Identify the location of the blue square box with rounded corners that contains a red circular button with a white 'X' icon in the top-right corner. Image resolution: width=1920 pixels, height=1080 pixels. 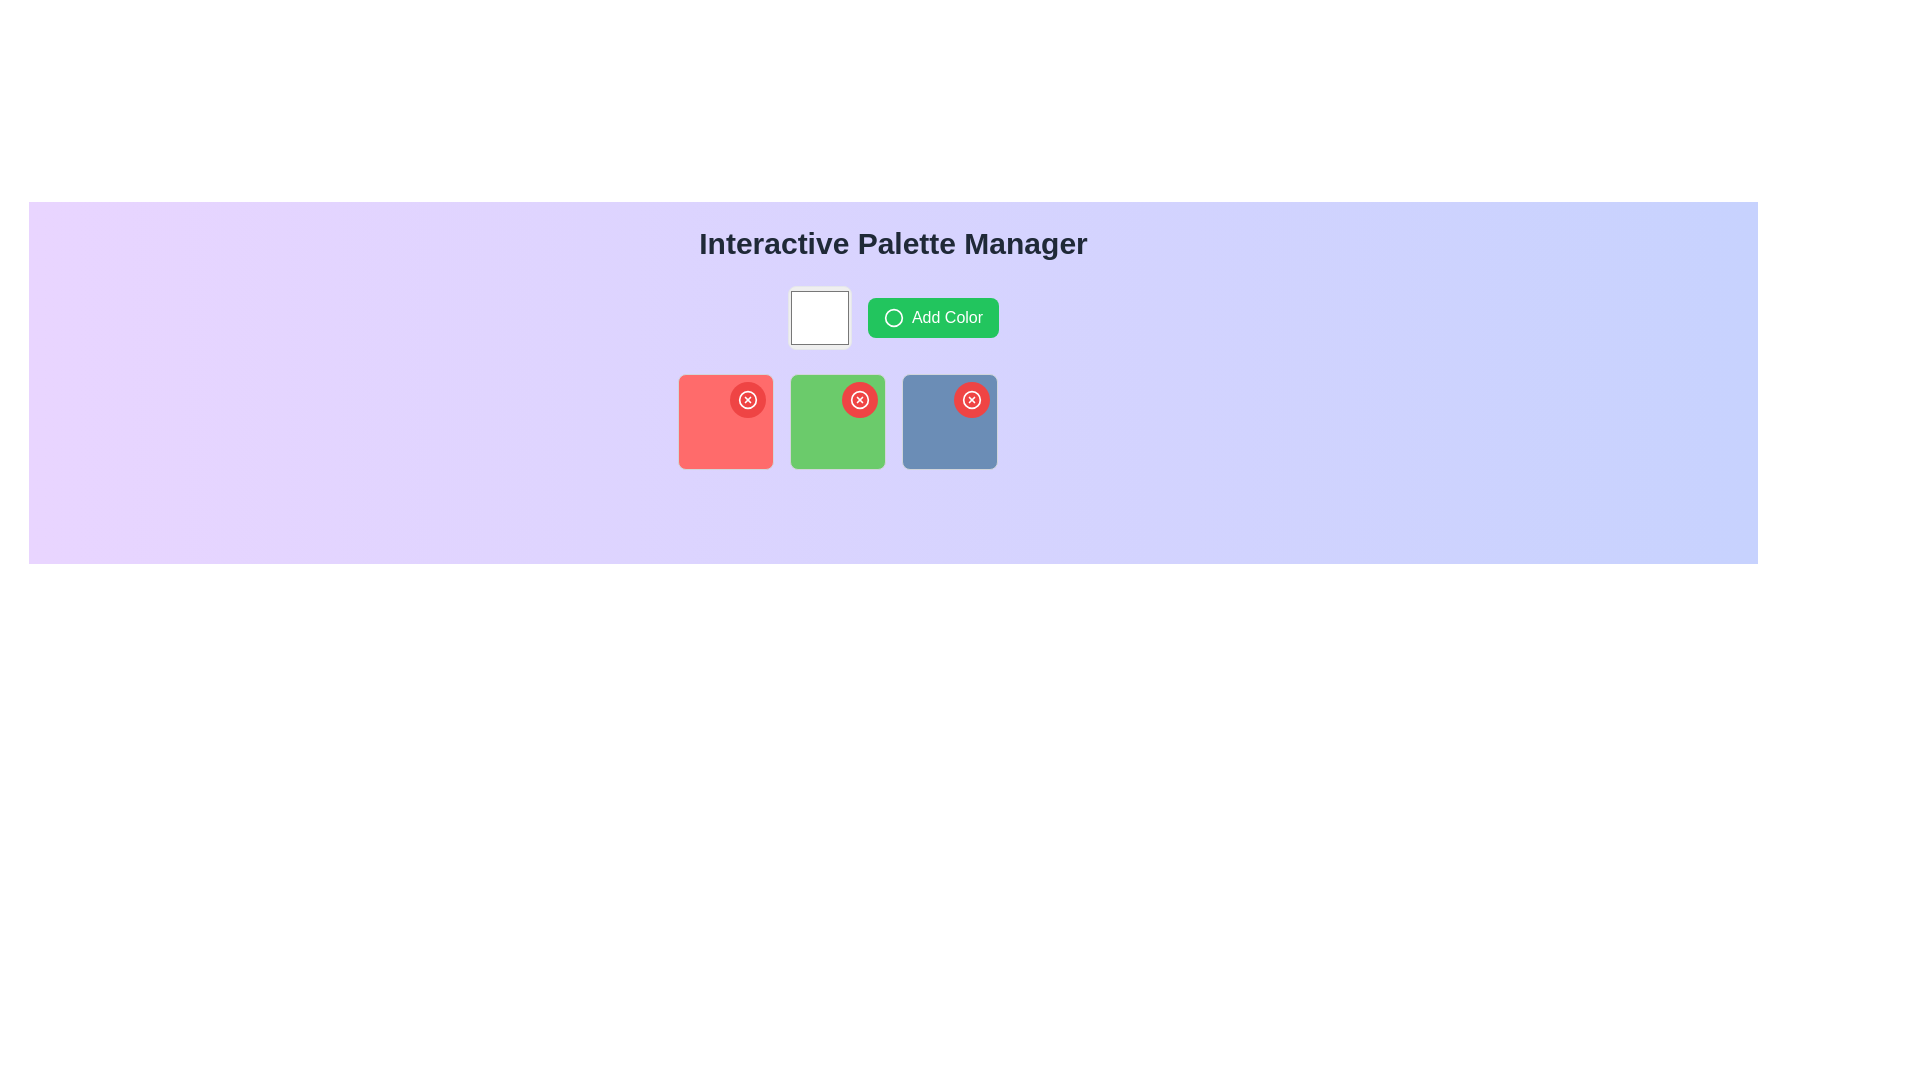
(948, 420).